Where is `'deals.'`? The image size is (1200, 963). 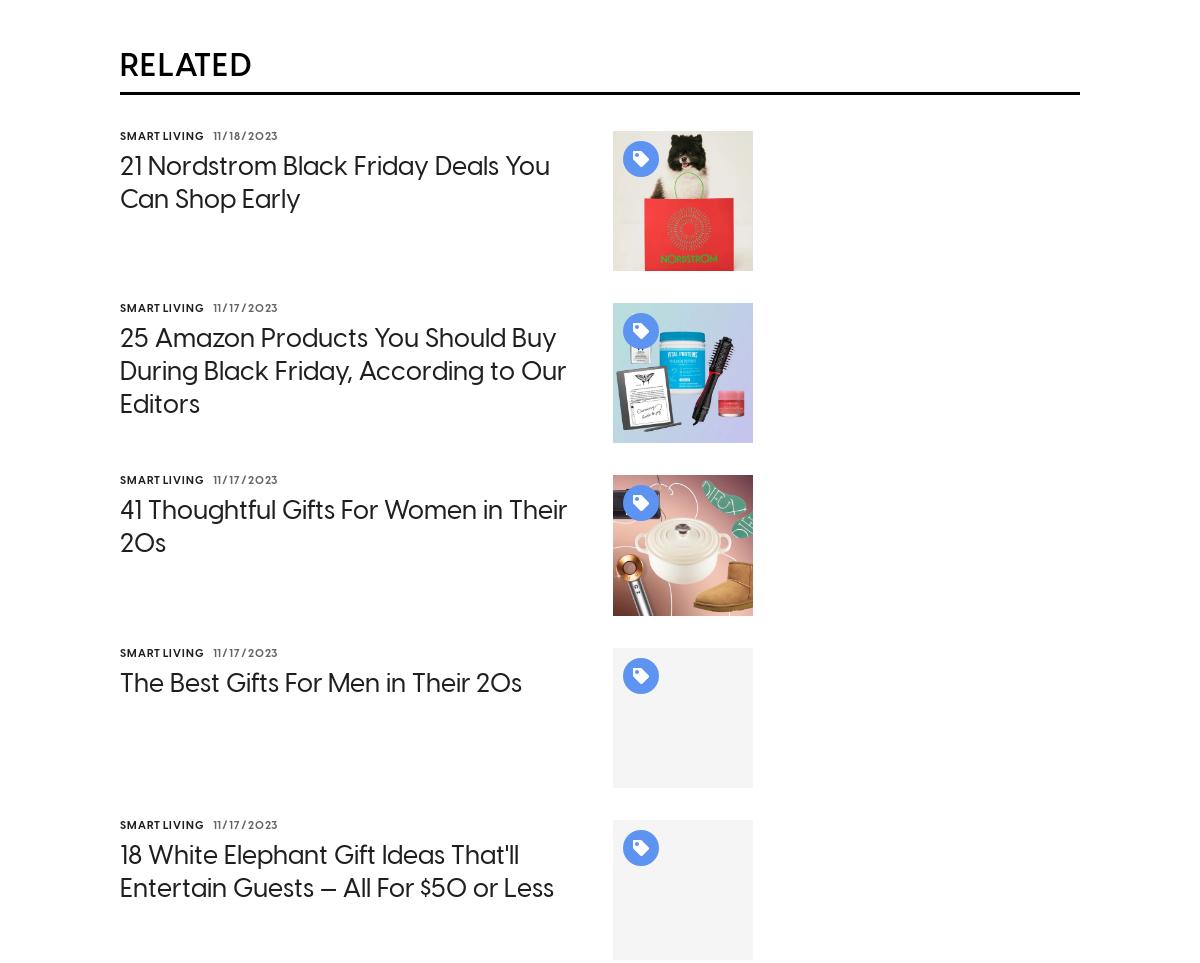
'deals.' is located at coordinates (602, 810).